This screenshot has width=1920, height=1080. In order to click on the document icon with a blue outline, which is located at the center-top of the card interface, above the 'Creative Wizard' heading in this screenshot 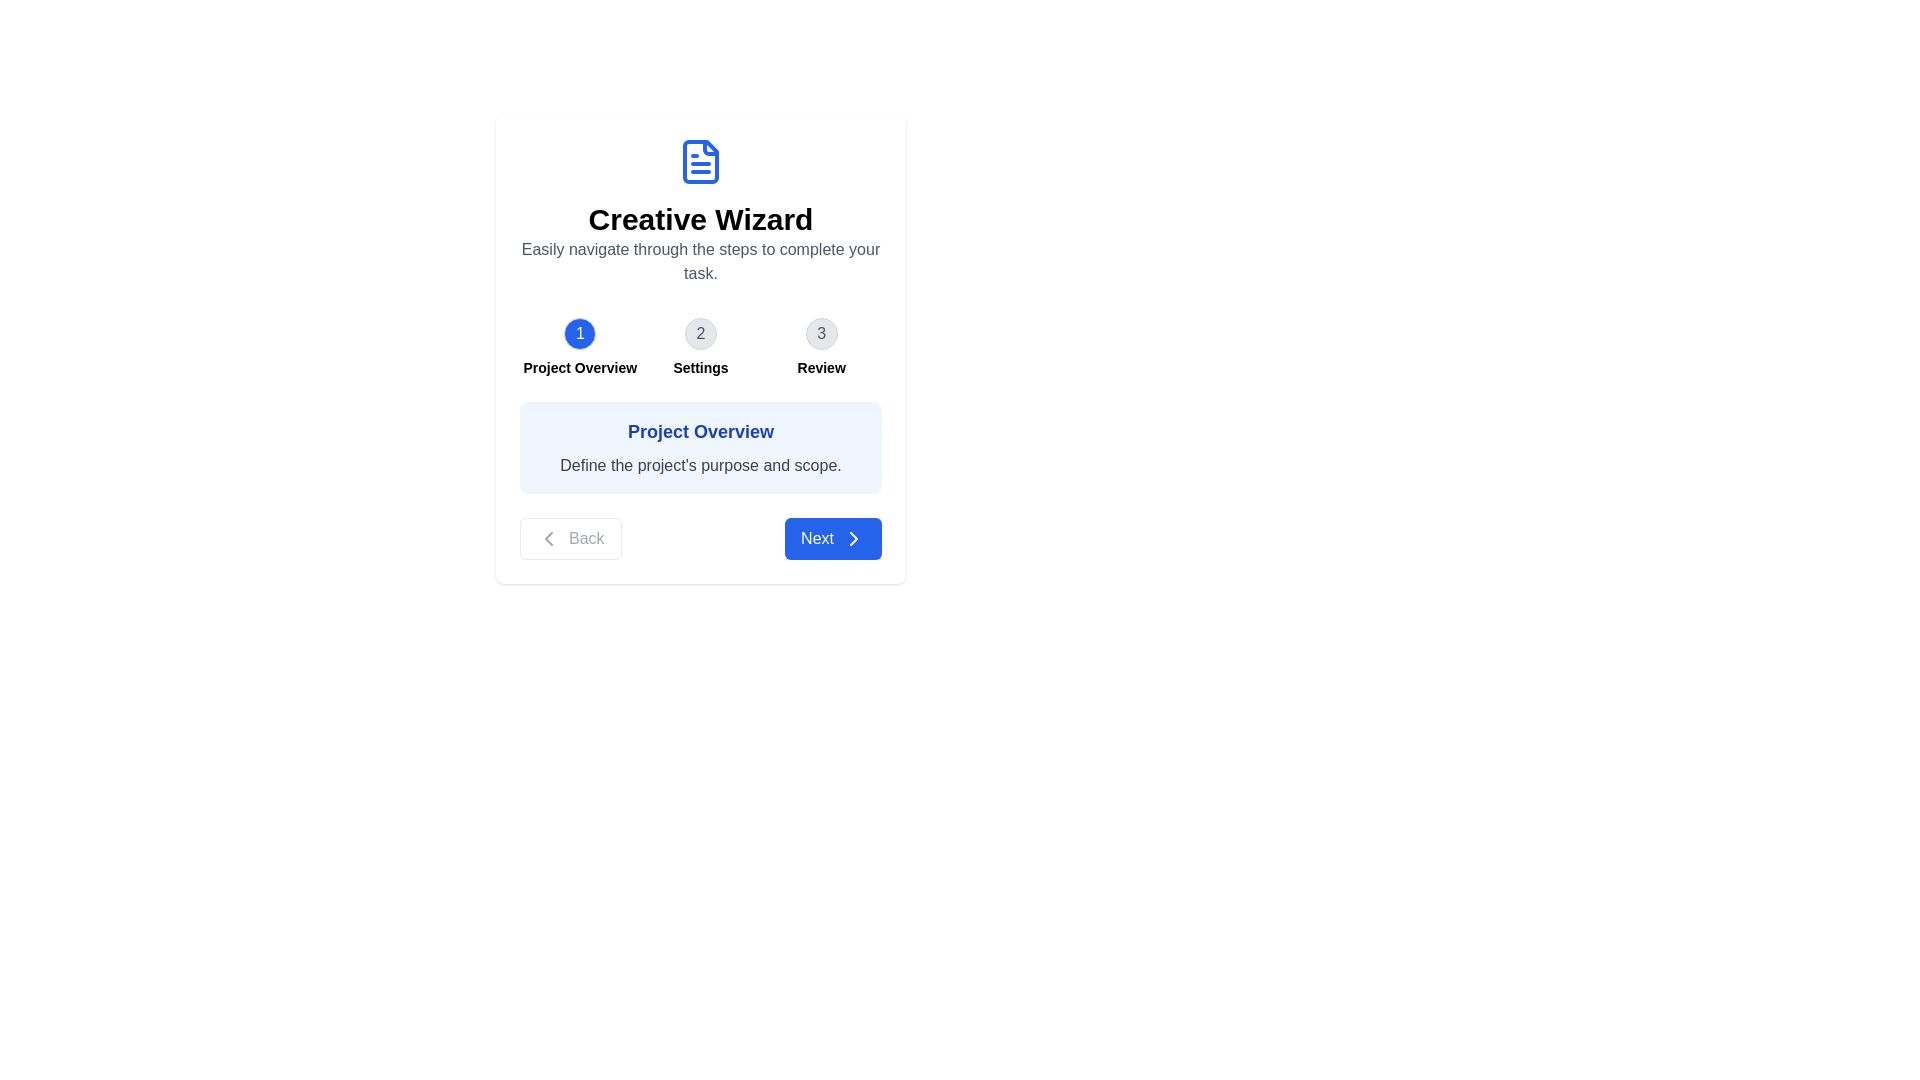, I will do `click(700, 161)`.